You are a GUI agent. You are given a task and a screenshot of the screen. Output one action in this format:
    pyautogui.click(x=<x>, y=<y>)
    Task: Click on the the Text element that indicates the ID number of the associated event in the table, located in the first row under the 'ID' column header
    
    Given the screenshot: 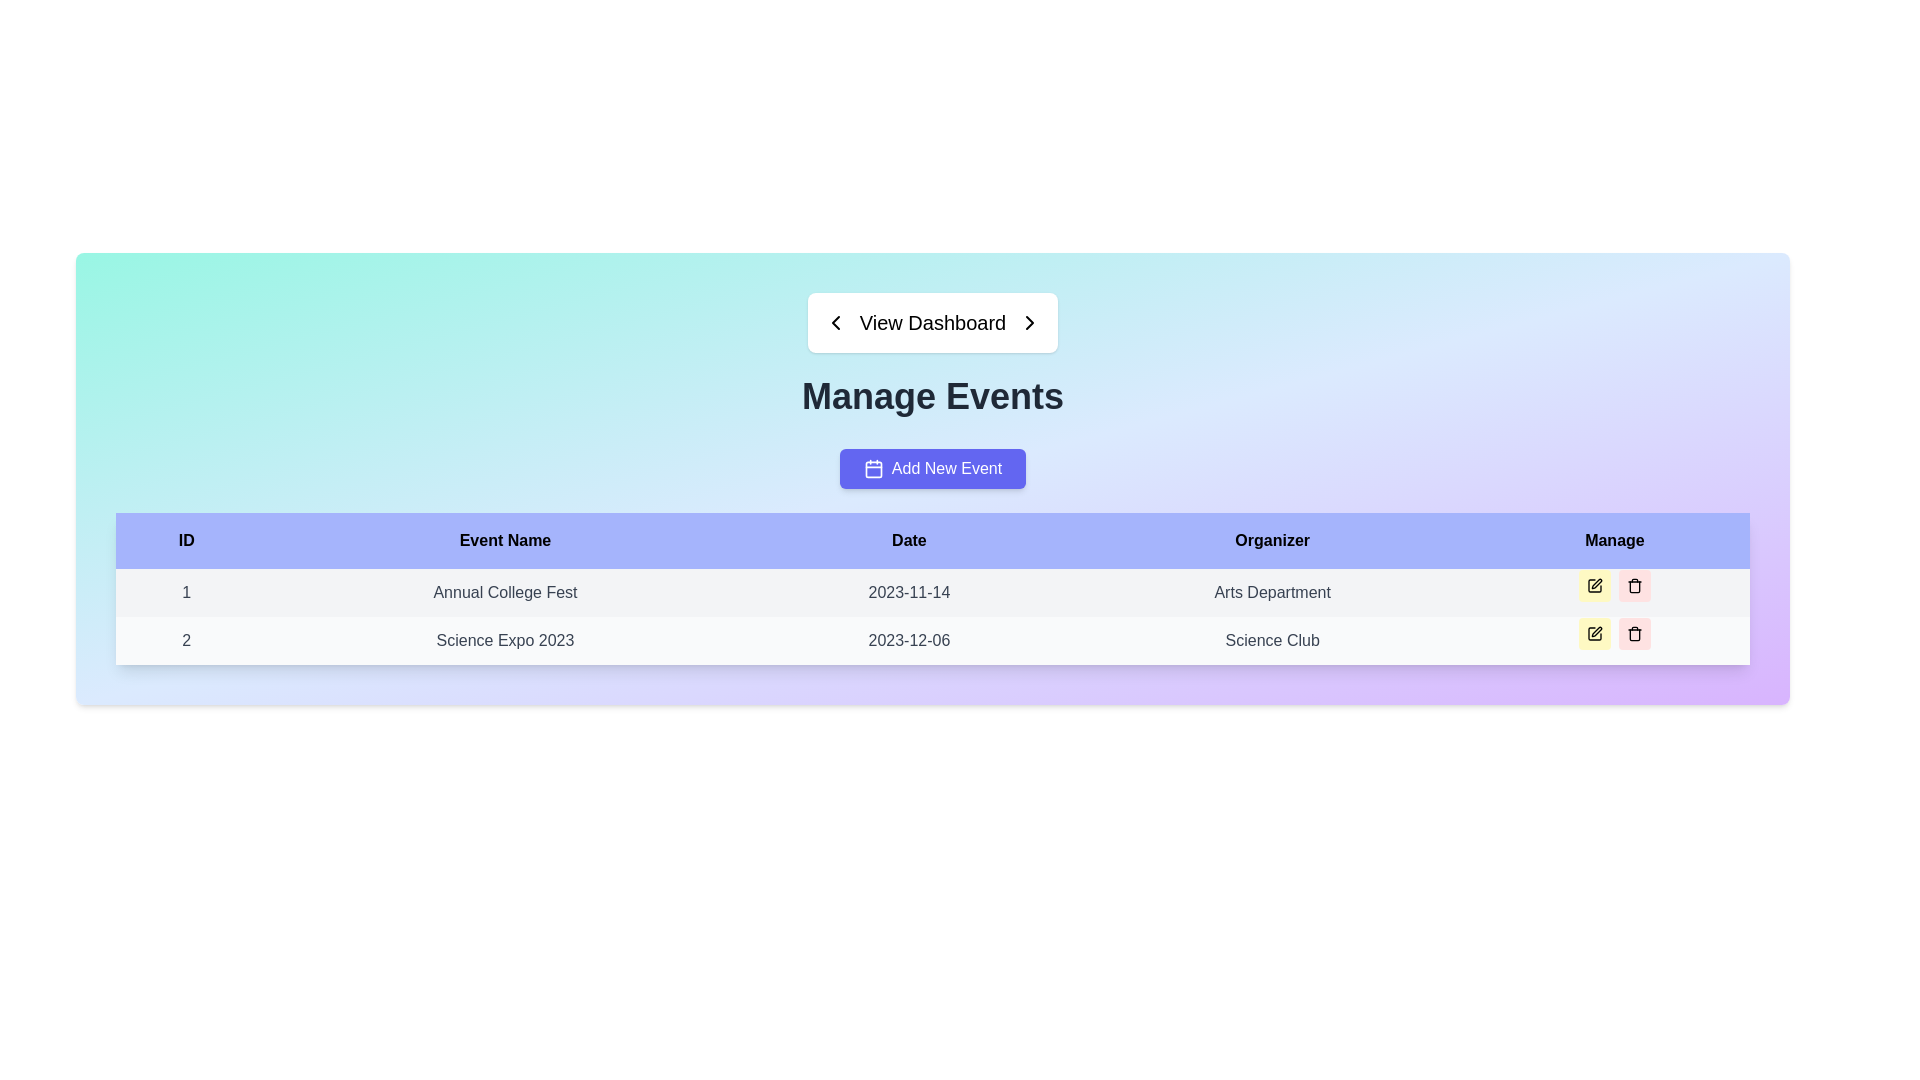 What is the action you would take?
    pyautogui.click(x=186, y=592)
    